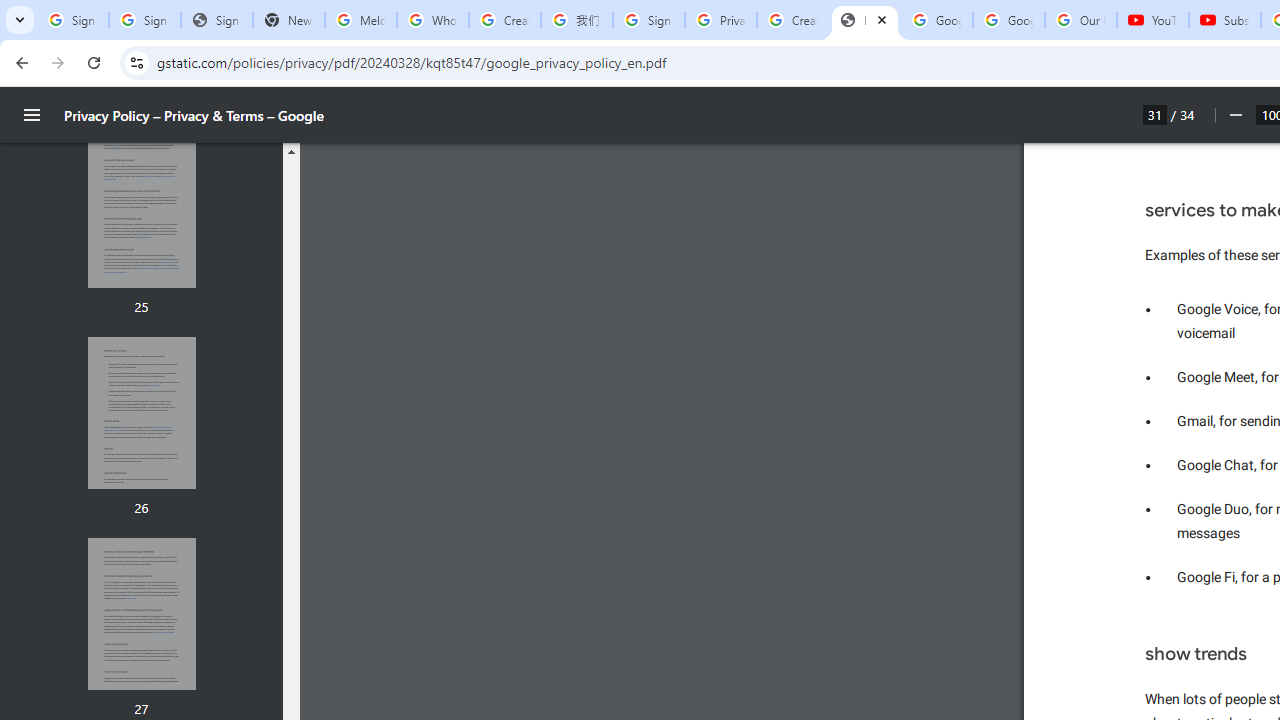 The image size is (1280, 720). I want to click on 'YouTube', so click(1153, 20).